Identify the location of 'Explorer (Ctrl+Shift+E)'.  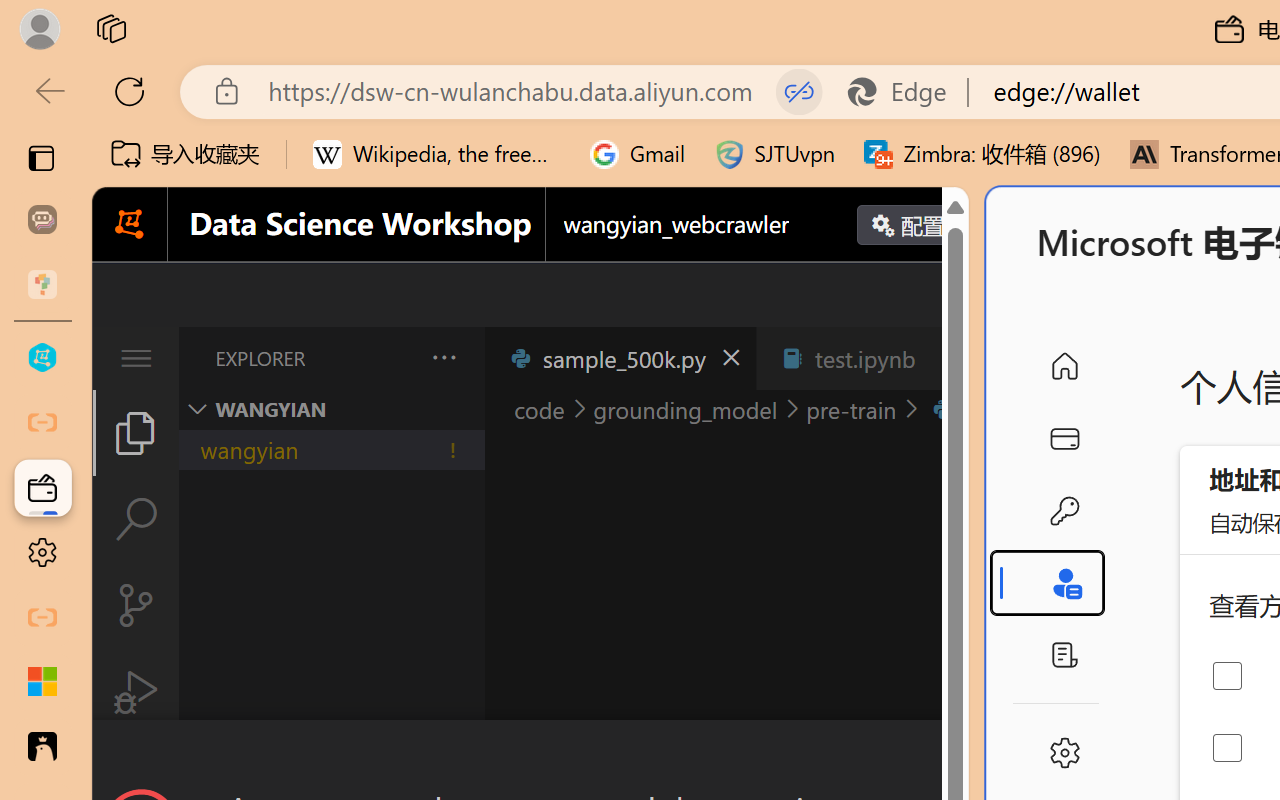
(134, 432).